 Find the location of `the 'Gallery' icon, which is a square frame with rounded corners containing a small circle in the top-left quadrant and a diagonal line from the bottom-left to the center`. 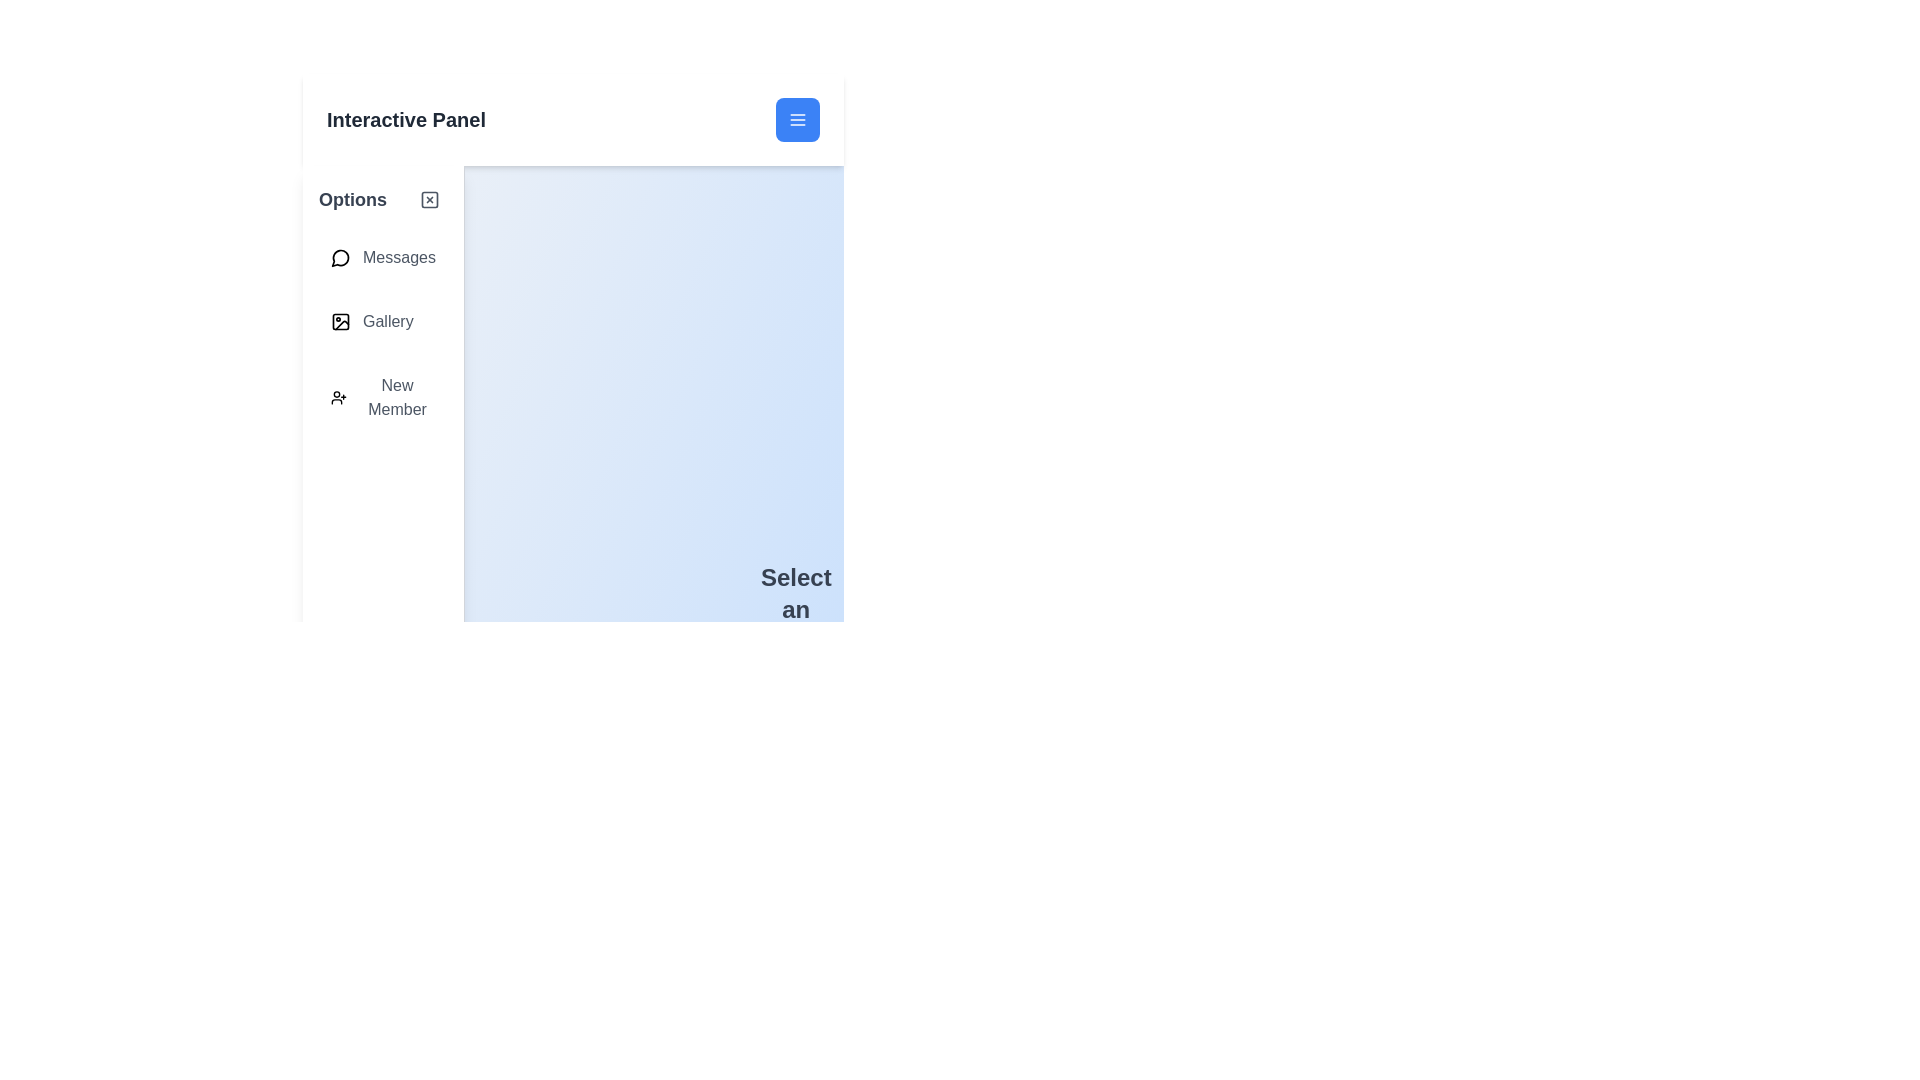

the 'Gallery' icon, which is a square frame with rounded corners containing a small circle in the top-left quadrant and a diagonal line from the bottom-left to the center is located at coordinates (340, 320).